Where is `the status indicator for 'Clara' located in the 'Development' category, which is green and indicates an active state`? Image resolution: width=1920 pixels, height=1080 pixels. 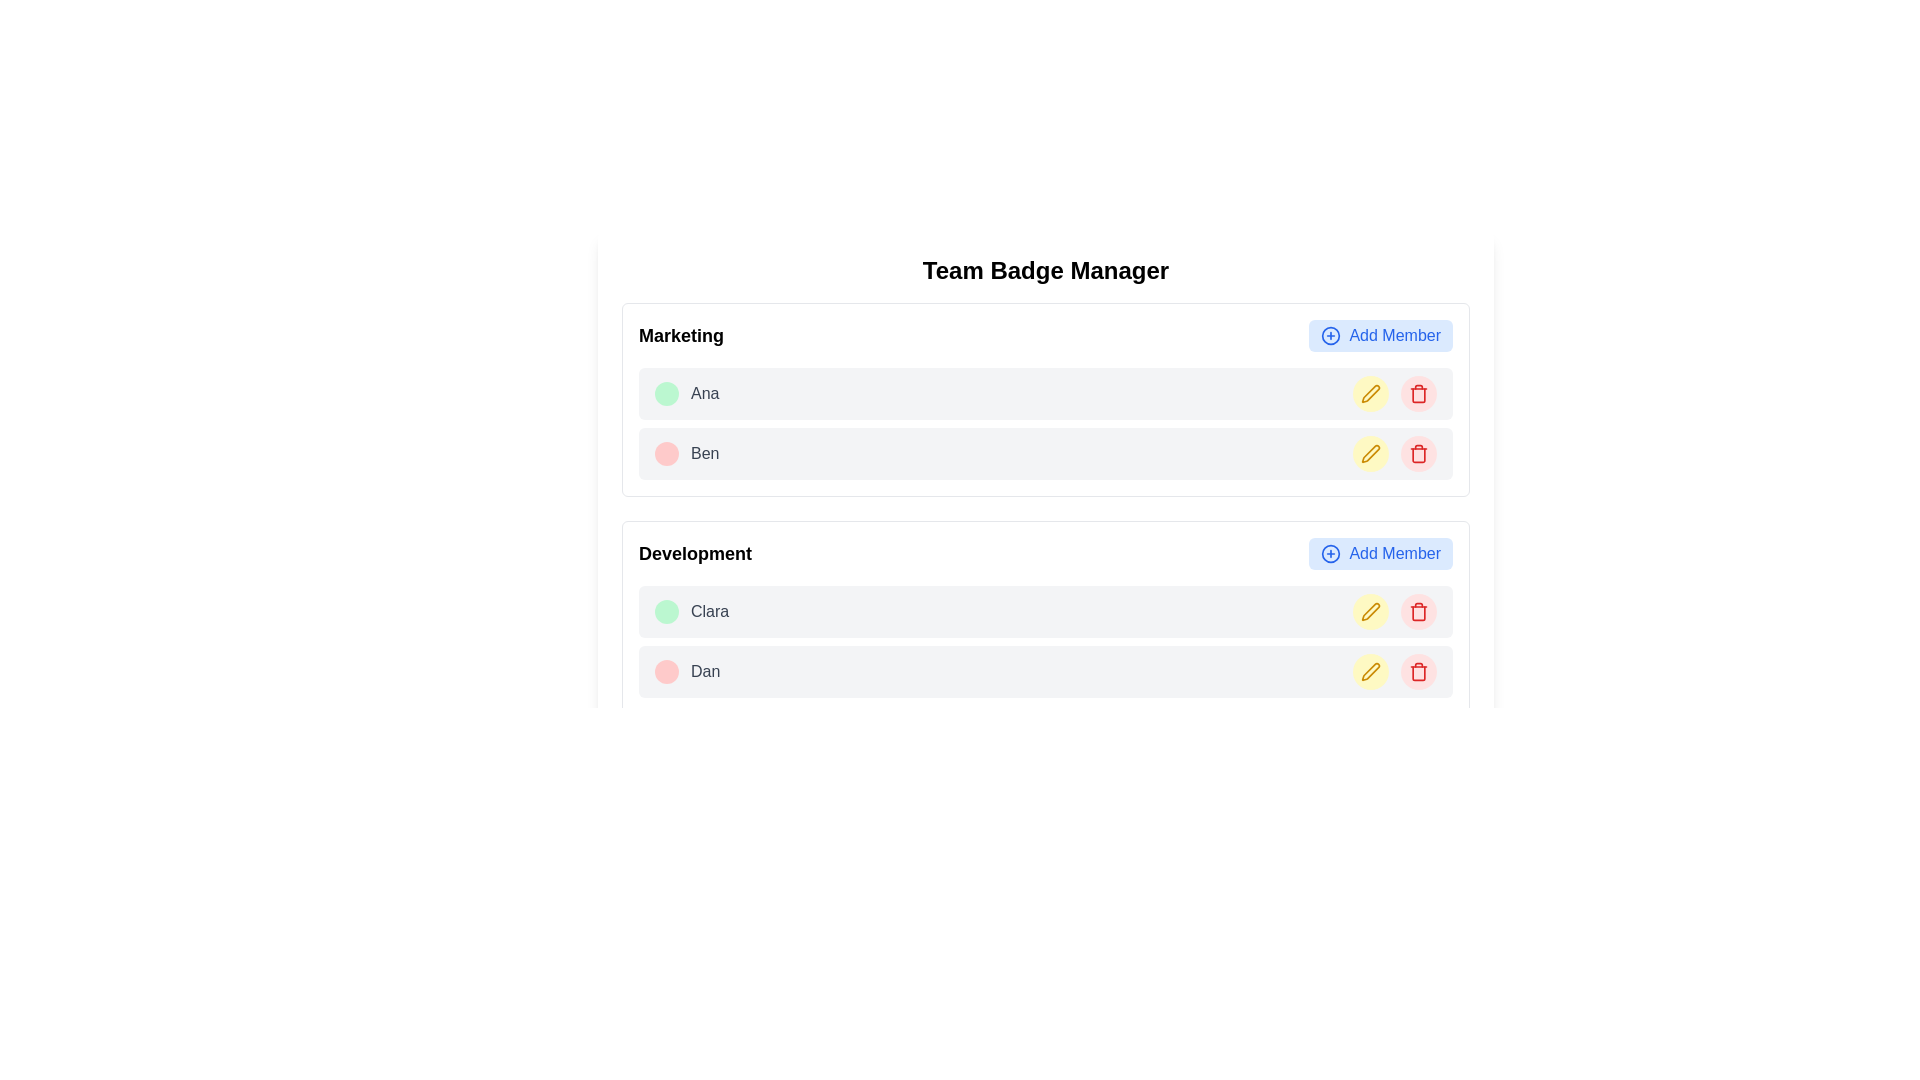 the status indicator for 'Clara' located in the 'Development' category, which is green and indicates an active state is located at coordinates (678, 615).